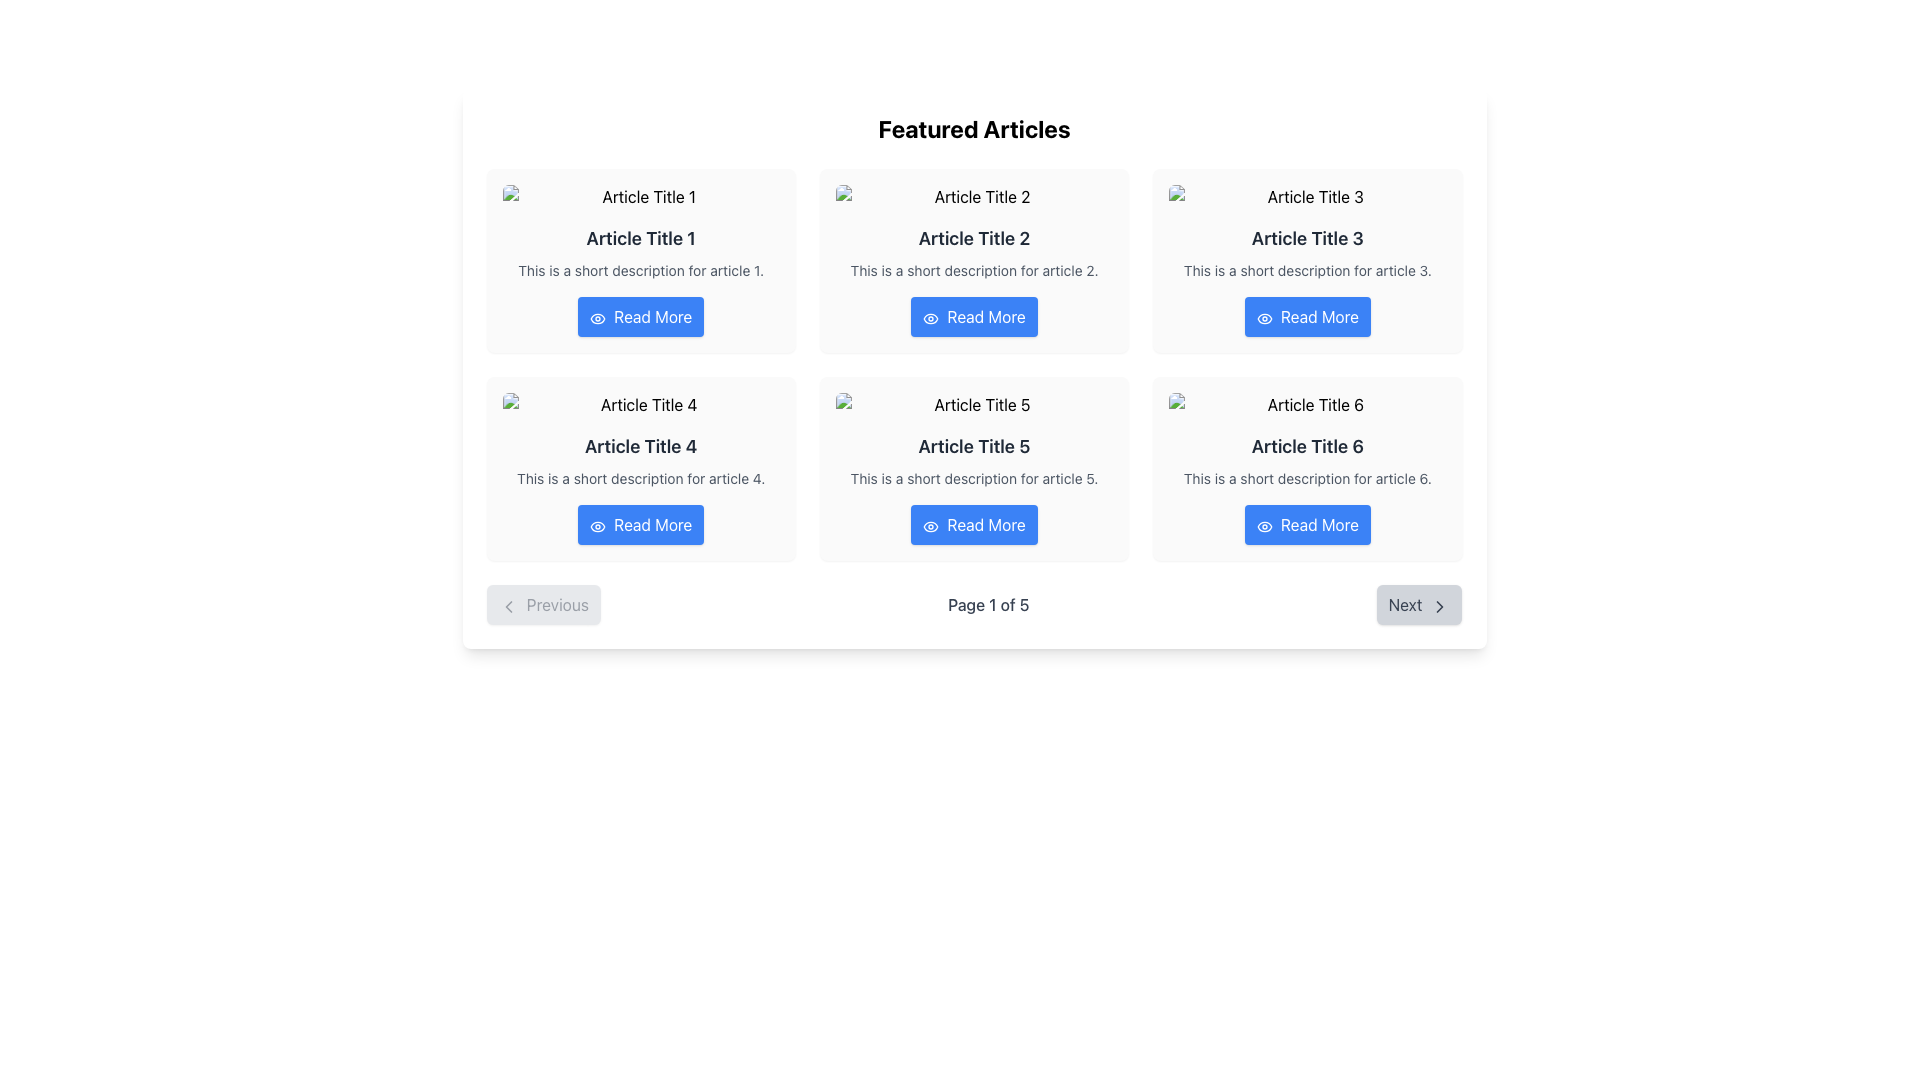  What do you see at coordinates (1307, 315) in the screenshot?
I see `the 'Read More' button with a blue background and rounded edges, located in the third column of the grid layout under 'Article Title 3'` at bounding box center [1307, 315].